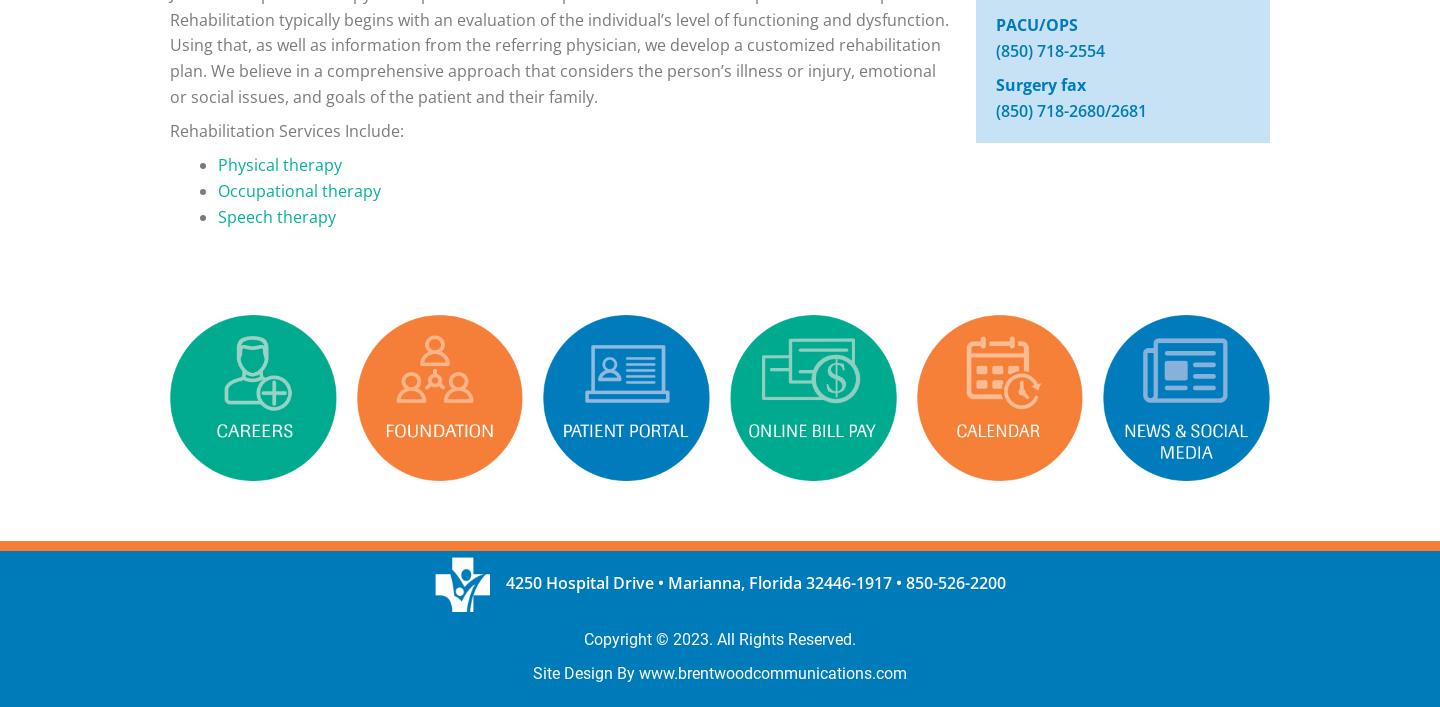 The height and width of the screenshot is (707, 1440). What do you see at coordinates (994, 24) in the screenshot?
I see `'PACU/OPS'` at bounding box center [994, 24].